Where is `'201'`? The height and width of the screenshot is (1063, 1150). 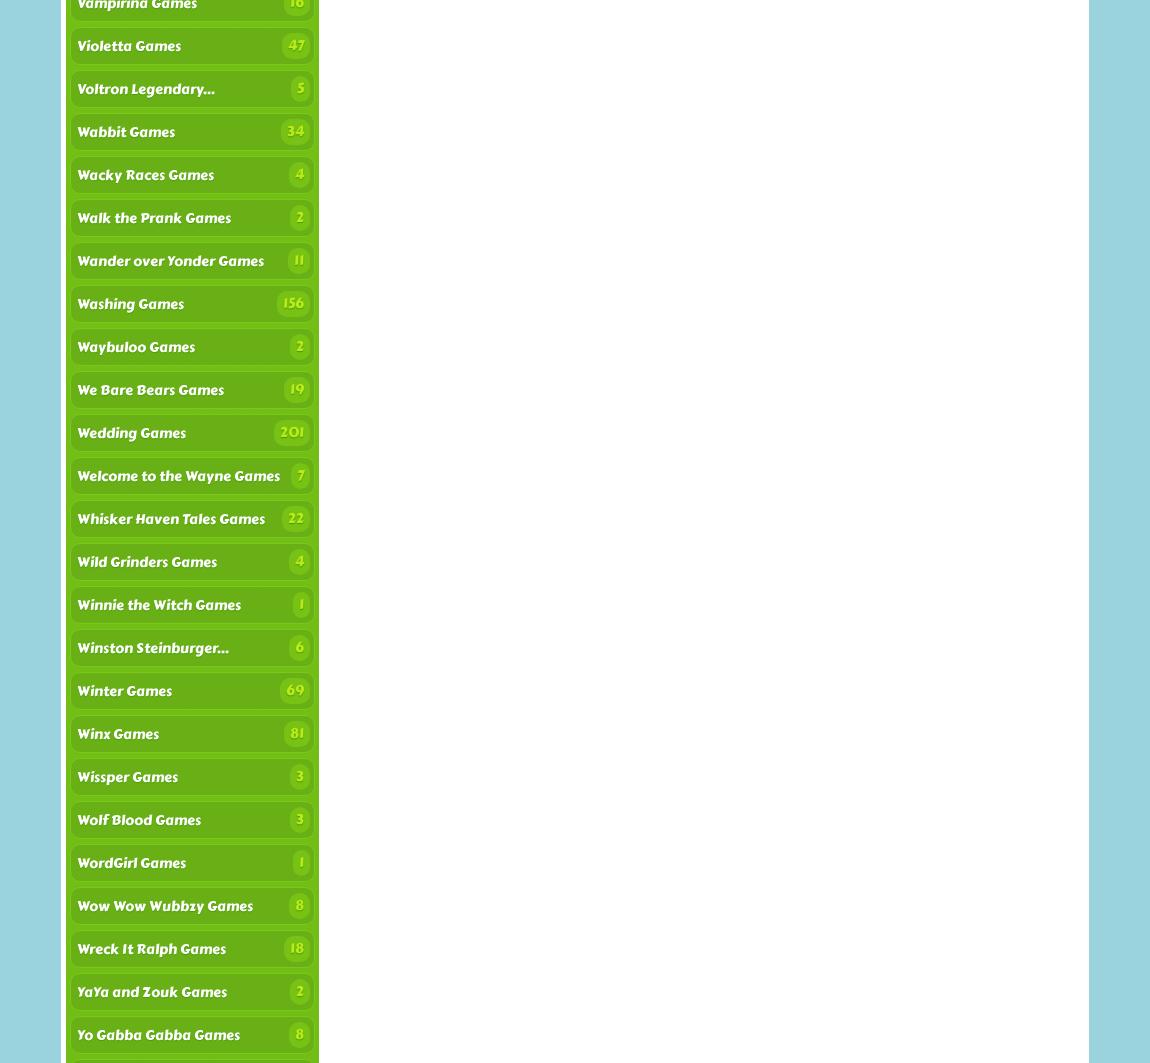
'201' is located at coordinates (291, 432).